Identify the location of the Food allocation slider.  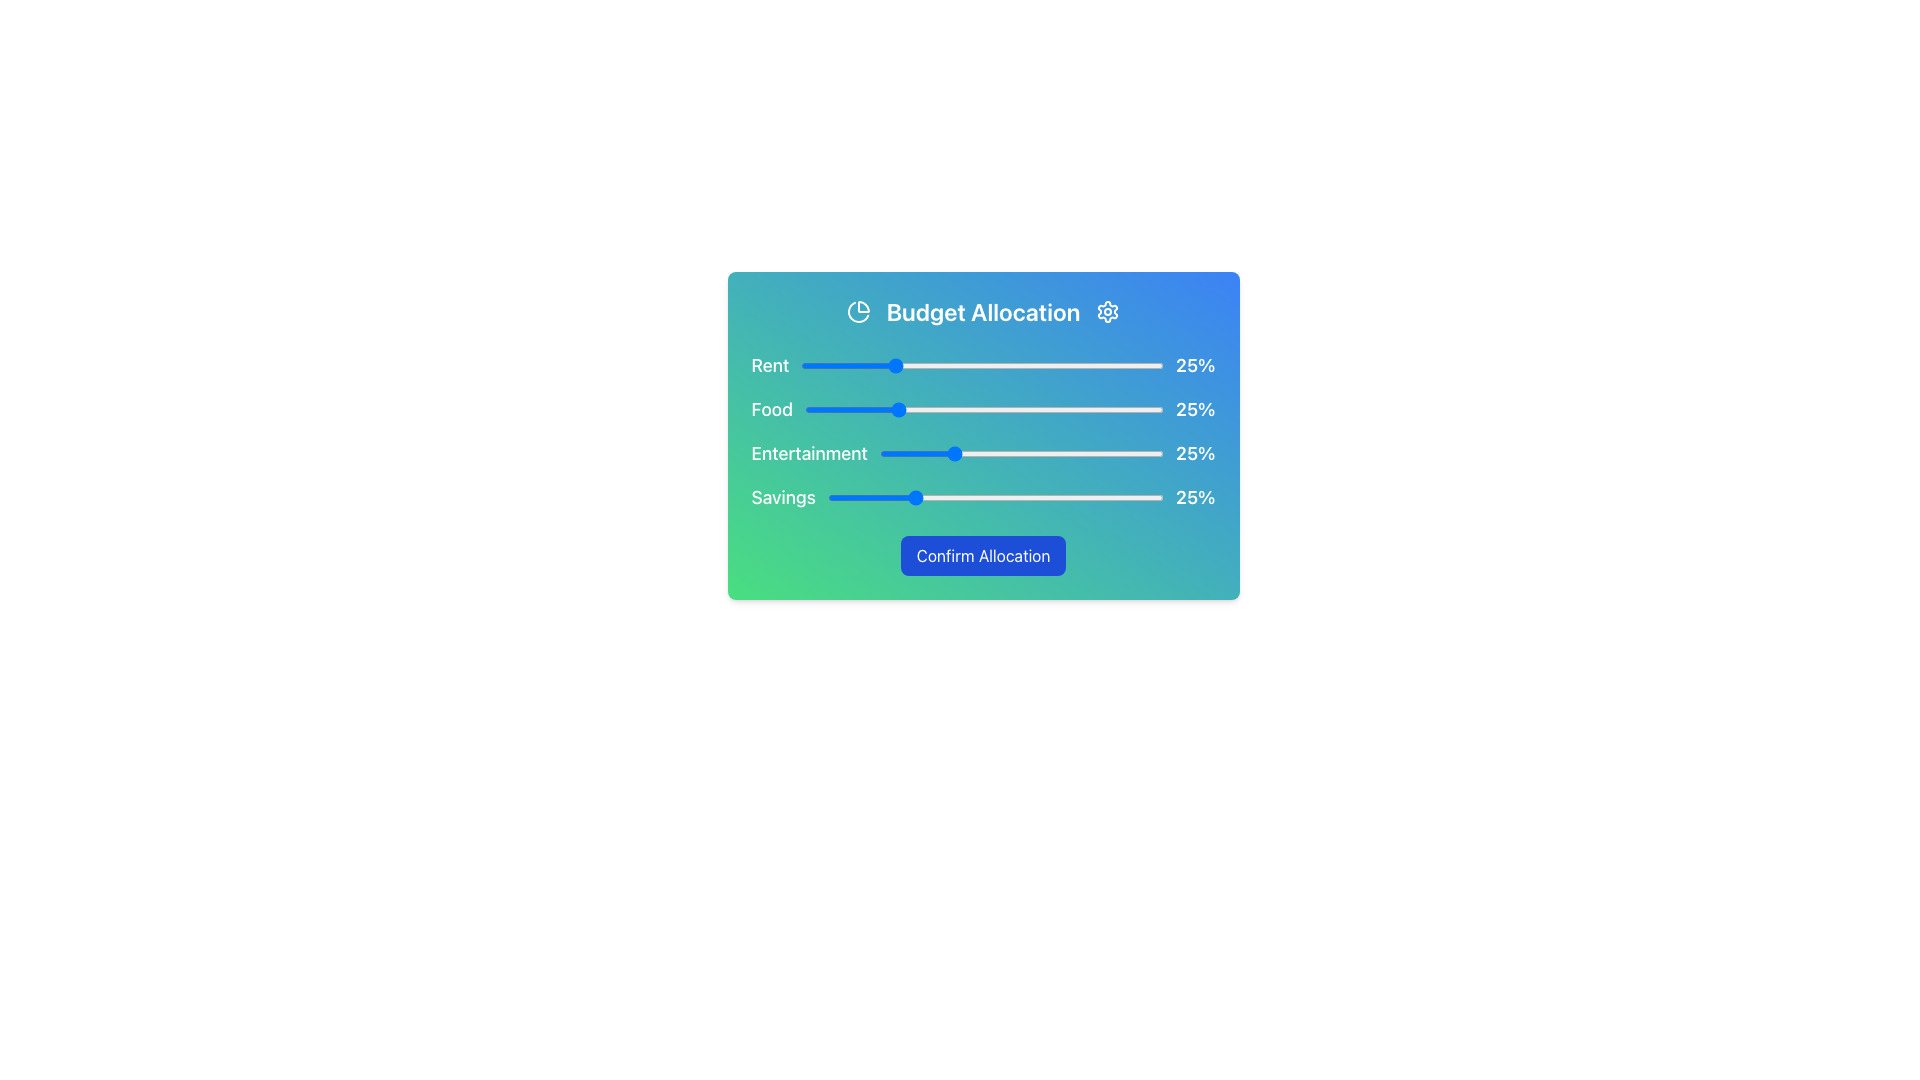
(1013, 408).